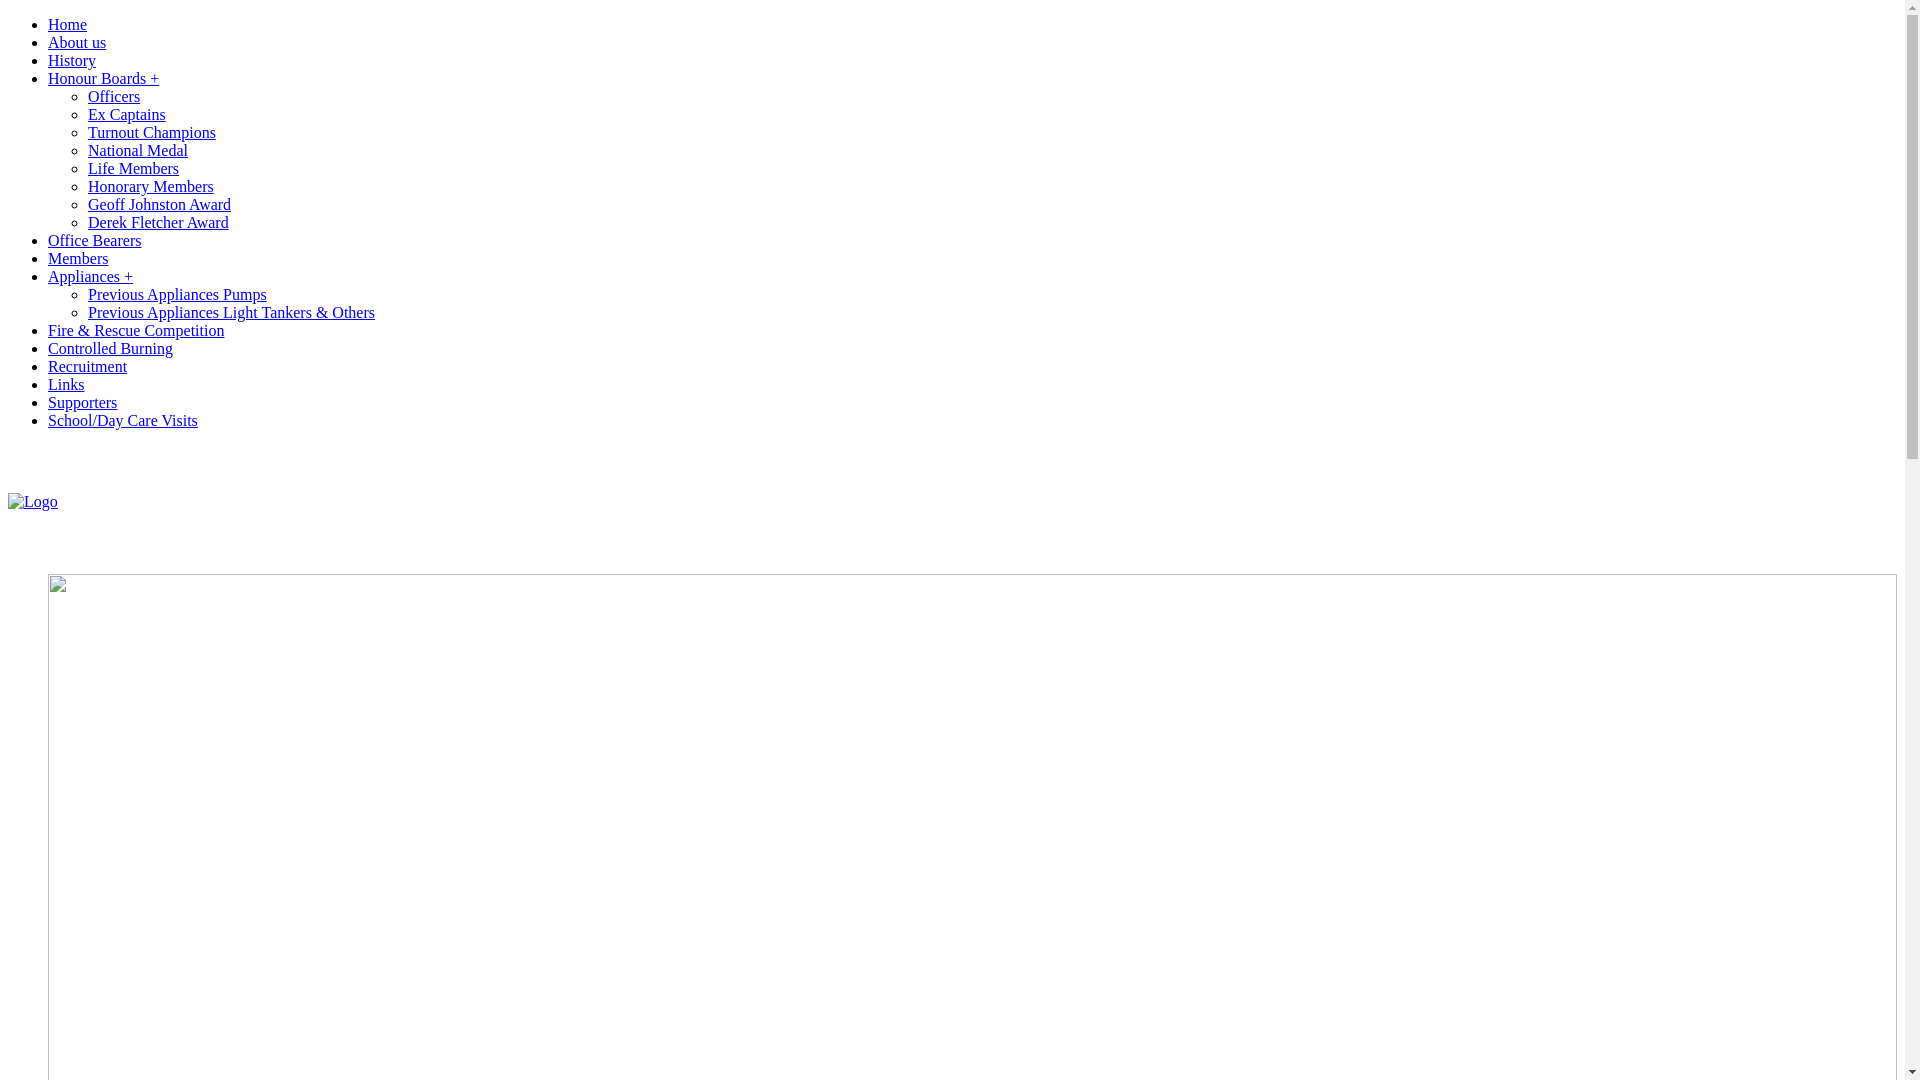  I want to click on 'Home', so click(48, 24).